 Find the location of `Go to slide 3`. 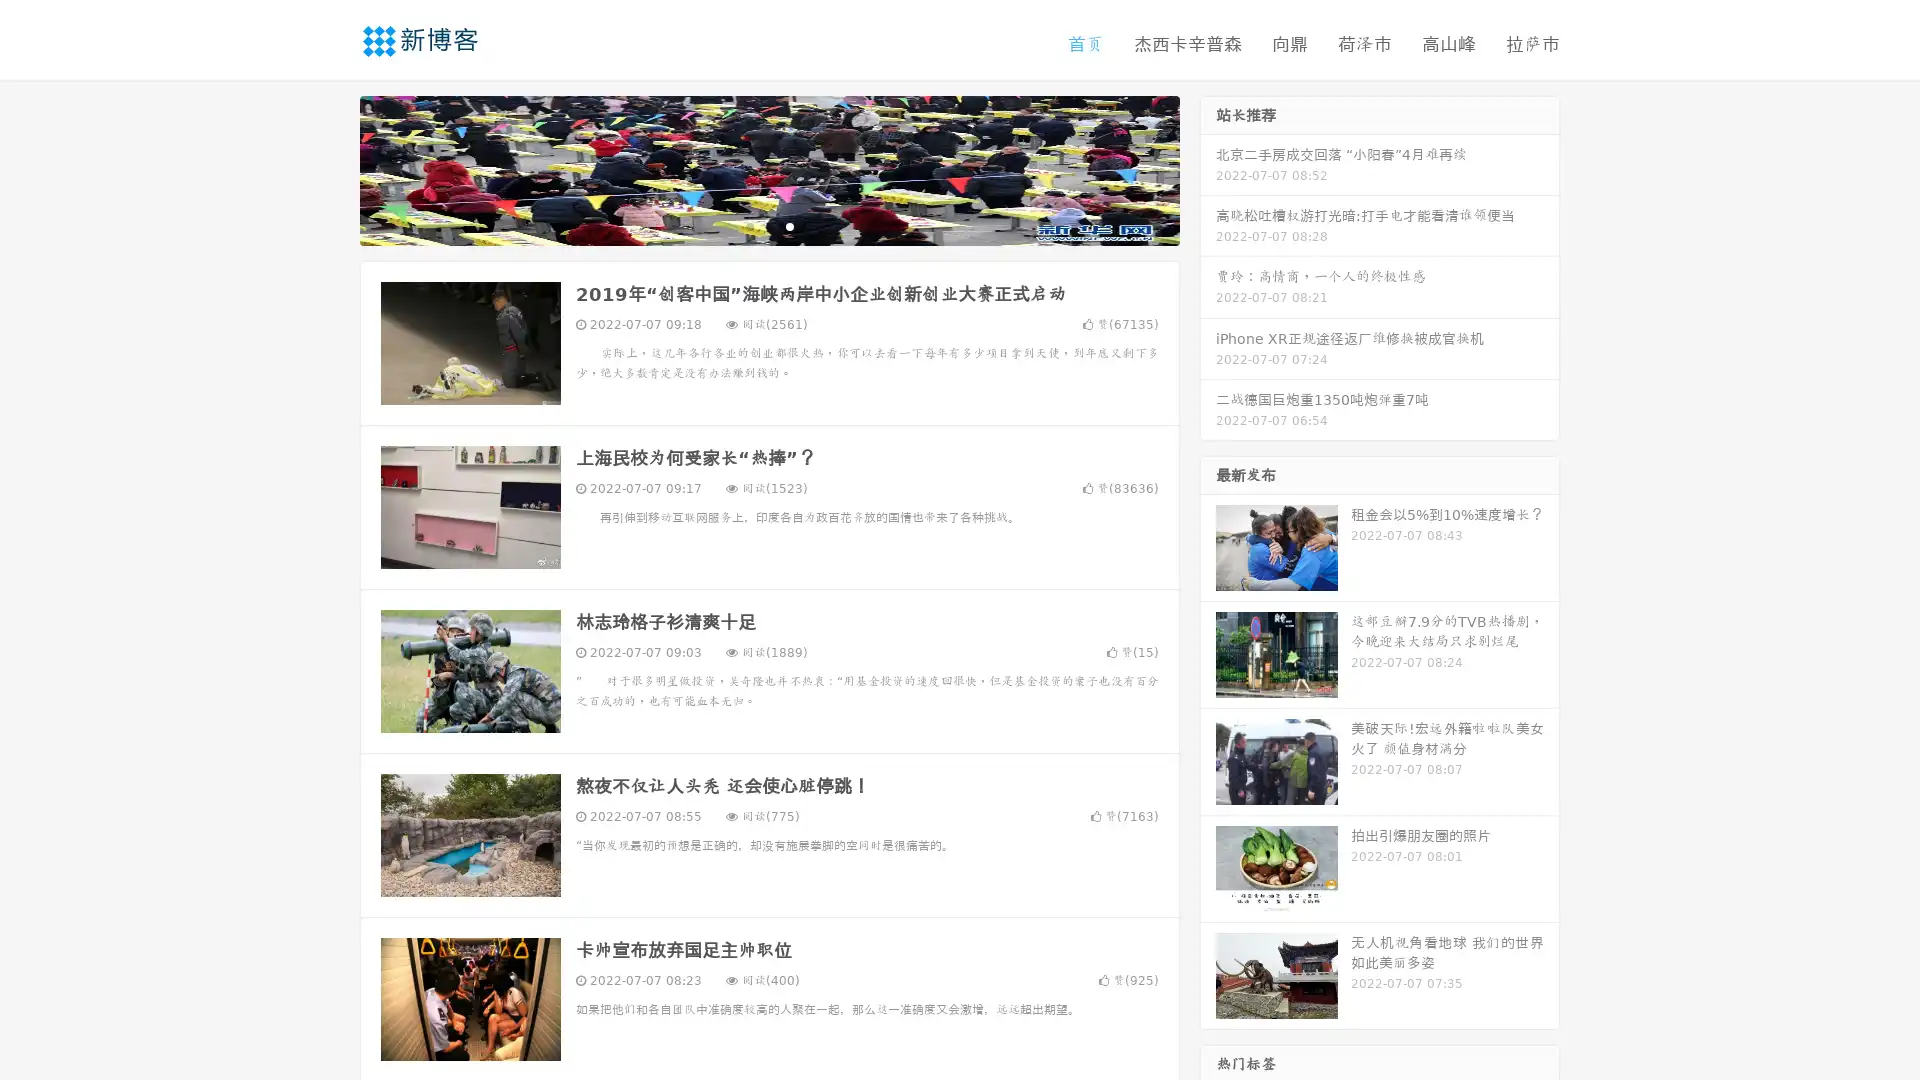

Go to slide 3 is located at coordinates (789, 225).